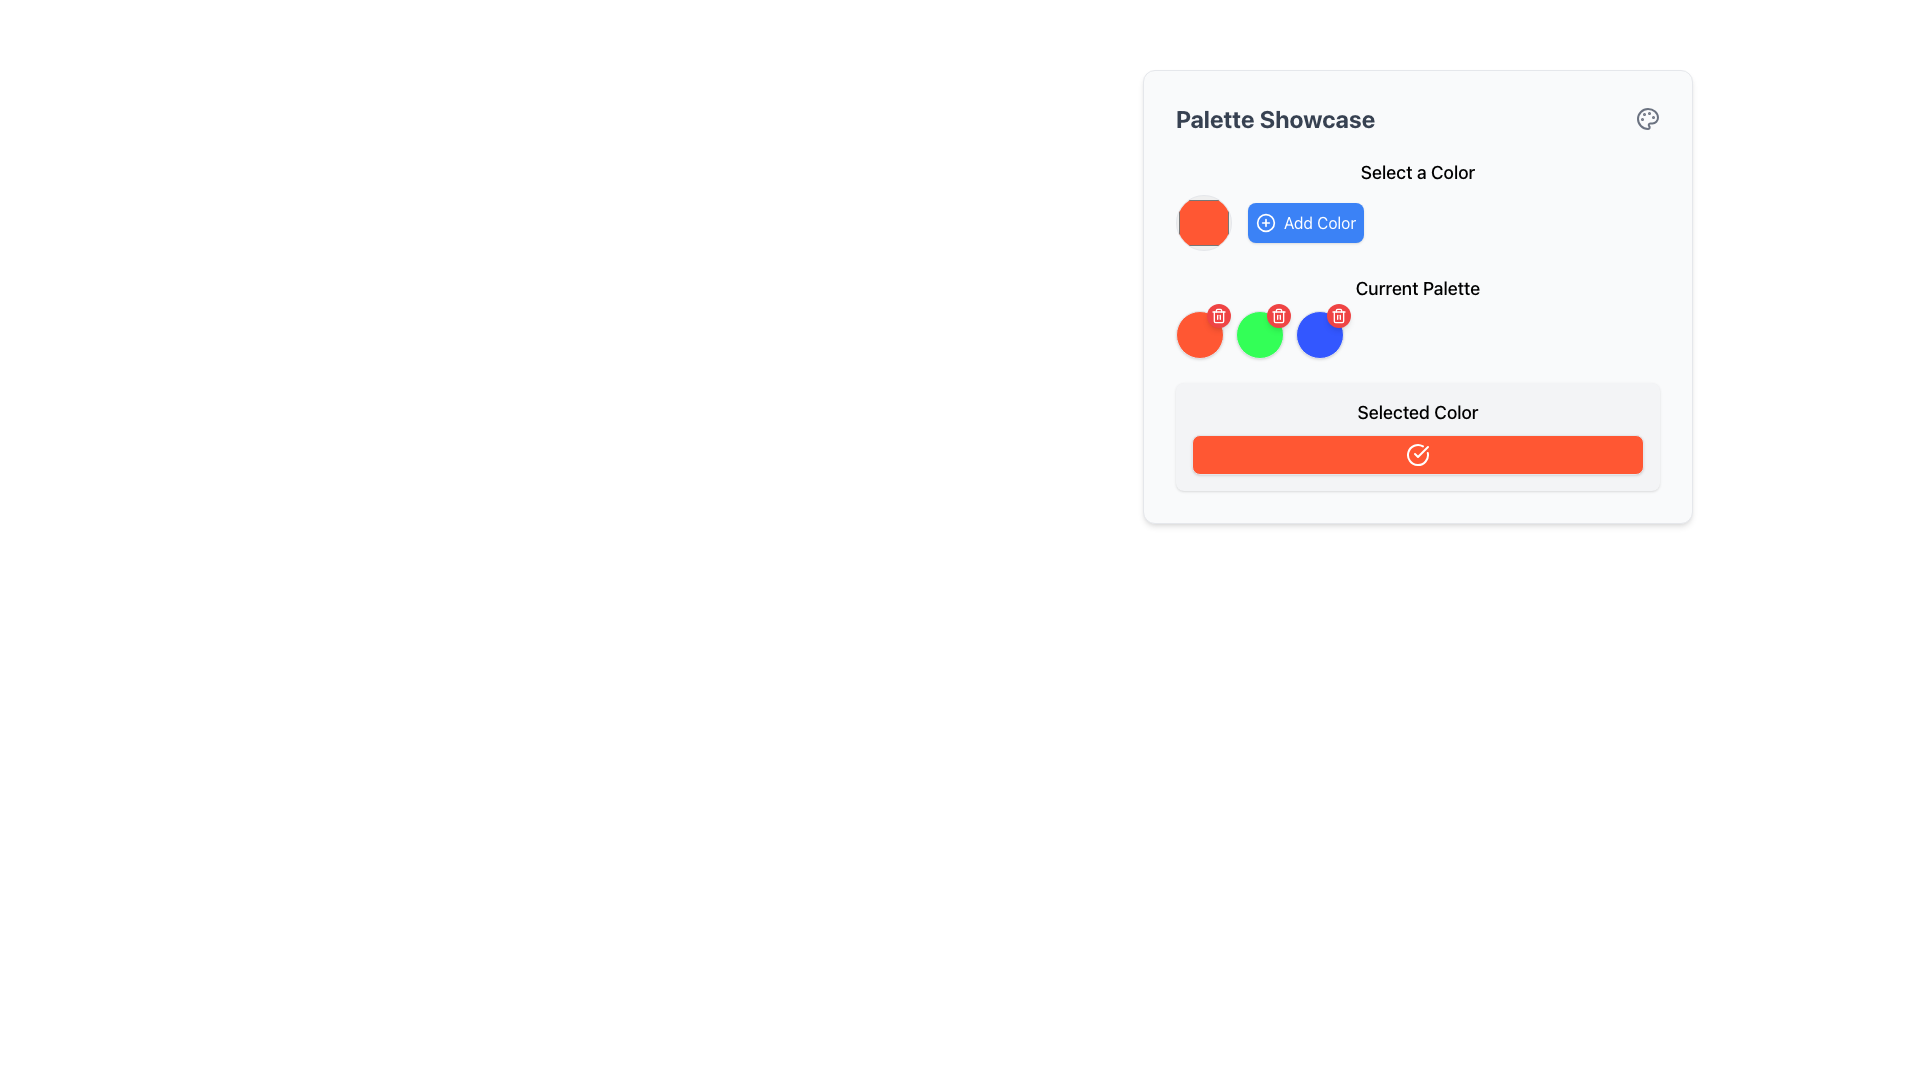 This screenshot has height=1080, width=1920. What do you see at coordinates (1218, 315) in the screenshot?
I see `the delete button located in the top-right corner of the circular element in the 'Current Palette' section of the 'Palette Showcase' interface` at bounding box center [1218, 315].